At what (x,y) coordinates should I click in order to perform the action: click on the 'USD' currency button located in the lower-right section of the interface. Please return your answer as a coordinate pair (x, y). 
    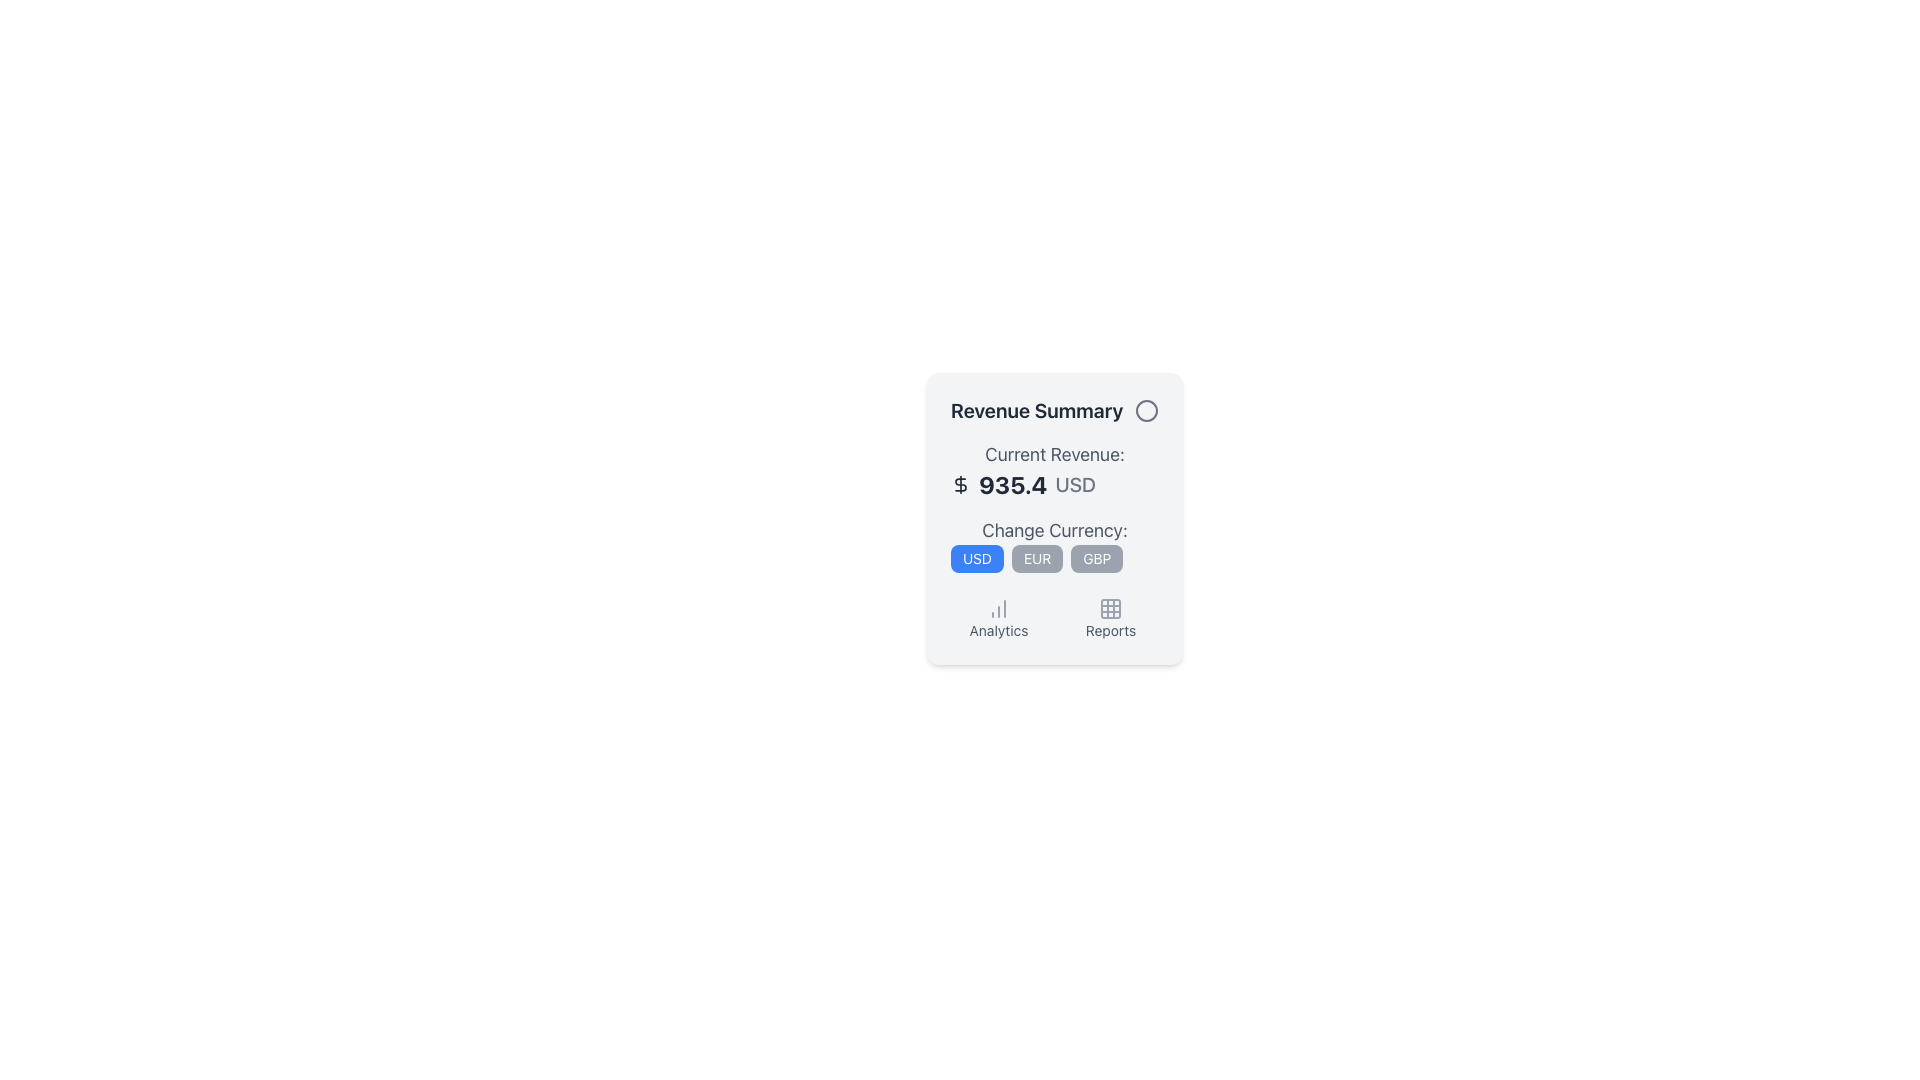
    Looking at the image, I should click on (977, 559).